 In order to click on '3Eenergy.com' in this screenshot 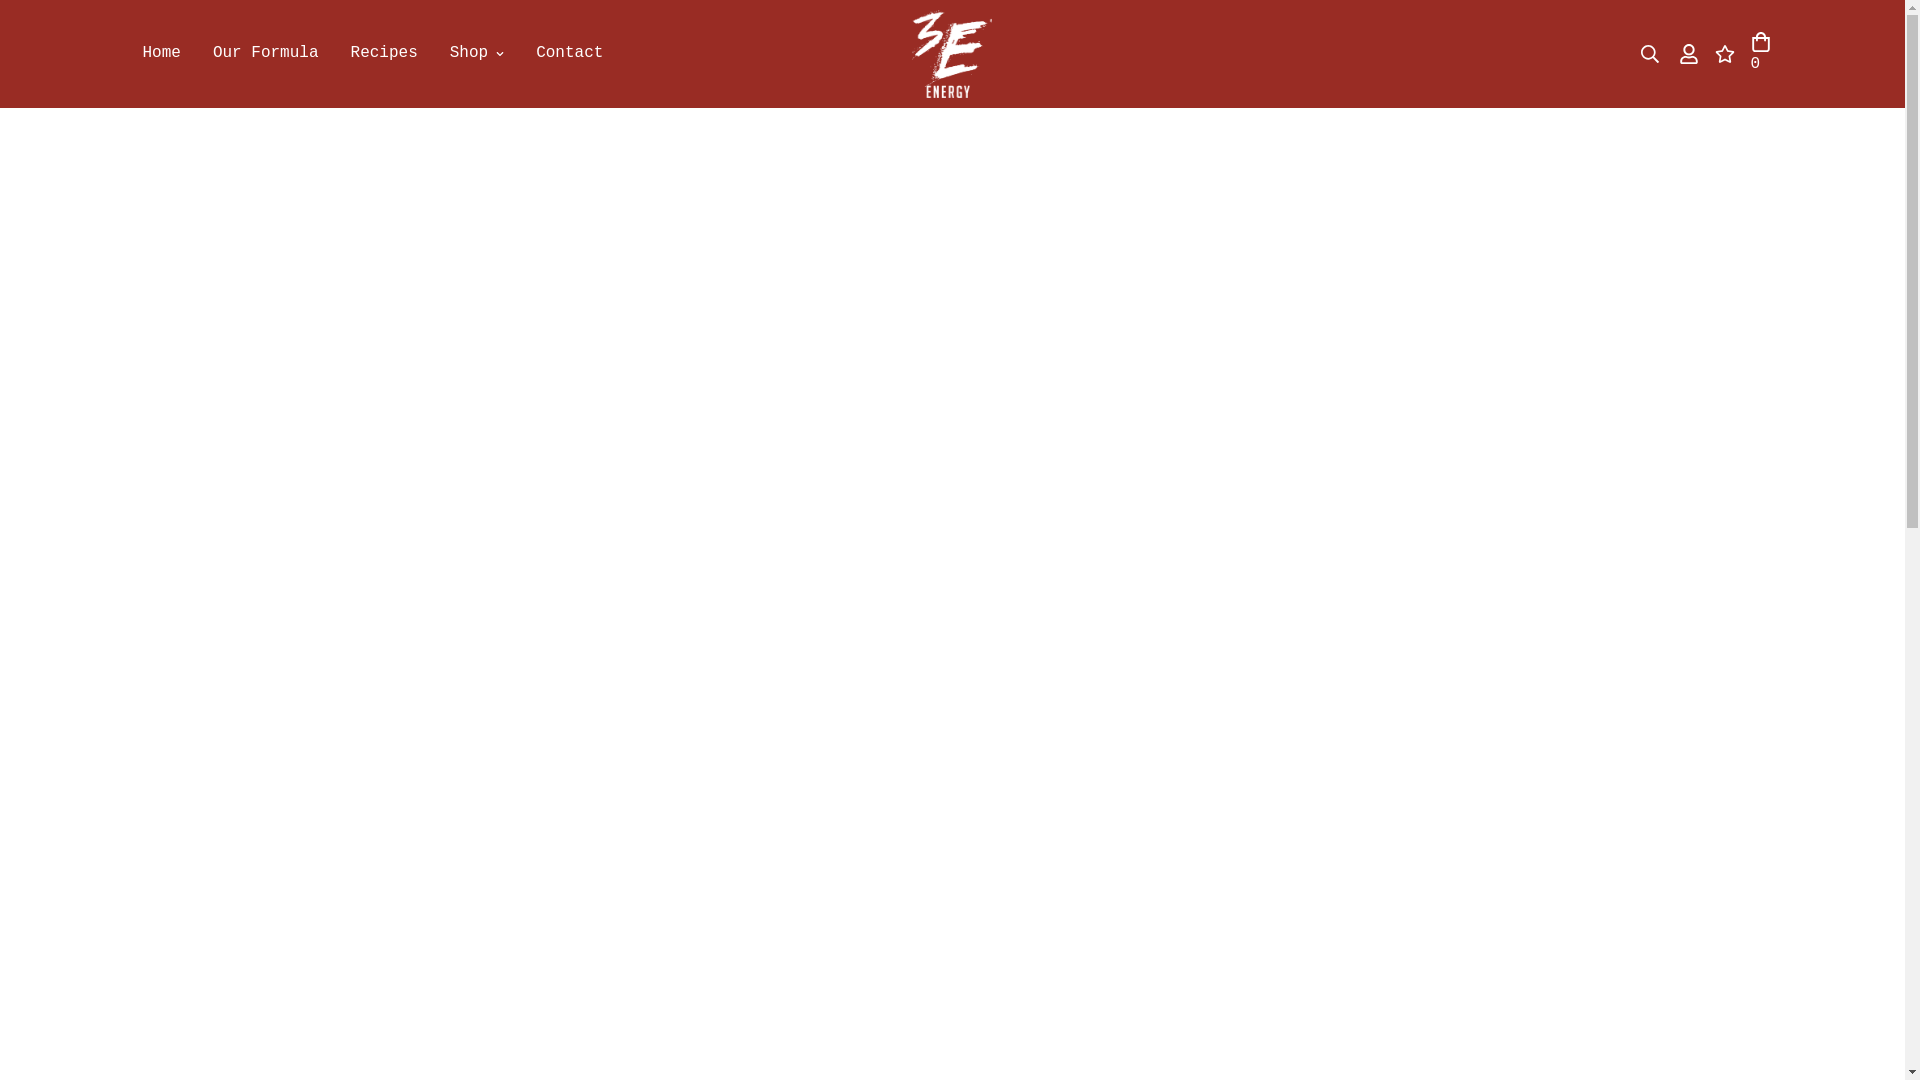, I will do `click(950, 53)`.